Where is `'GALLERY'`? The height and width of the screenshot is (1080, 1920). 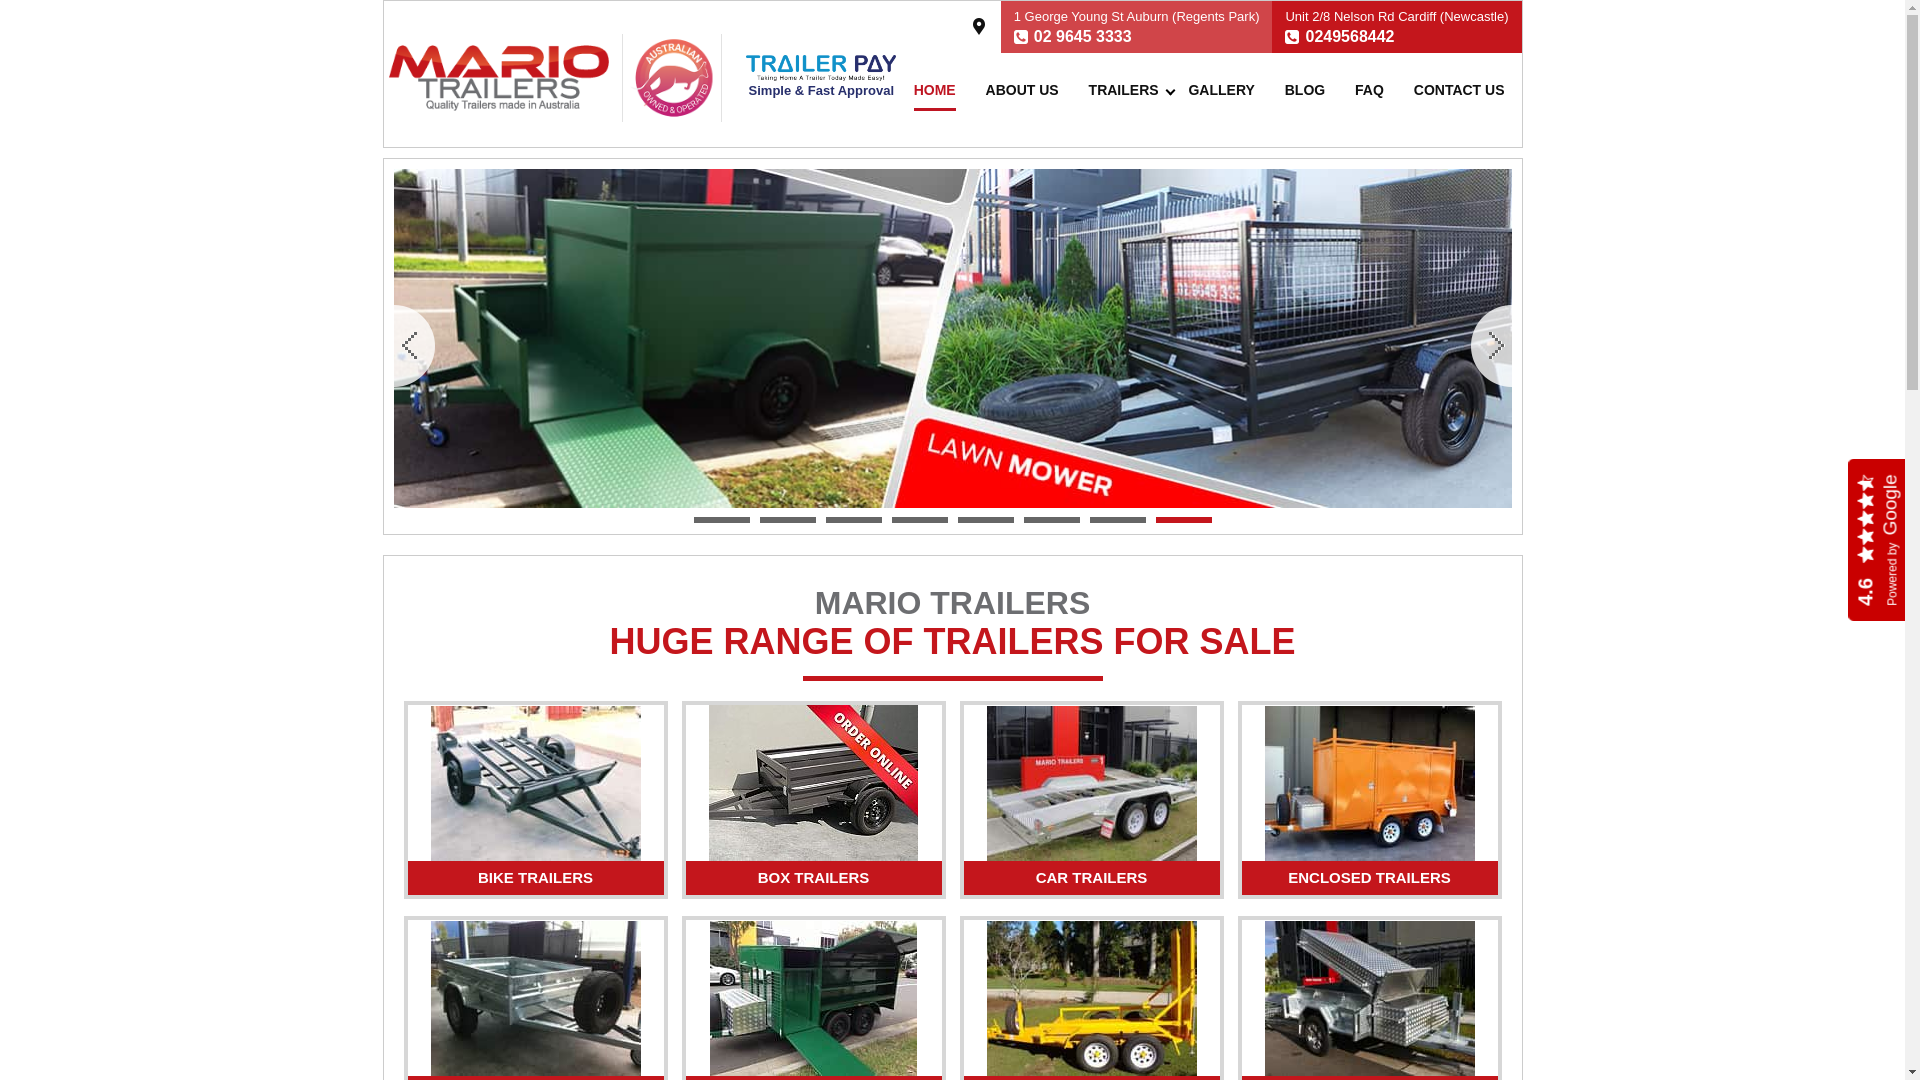
'GALLERY' is located at coordinates (1219, 88).